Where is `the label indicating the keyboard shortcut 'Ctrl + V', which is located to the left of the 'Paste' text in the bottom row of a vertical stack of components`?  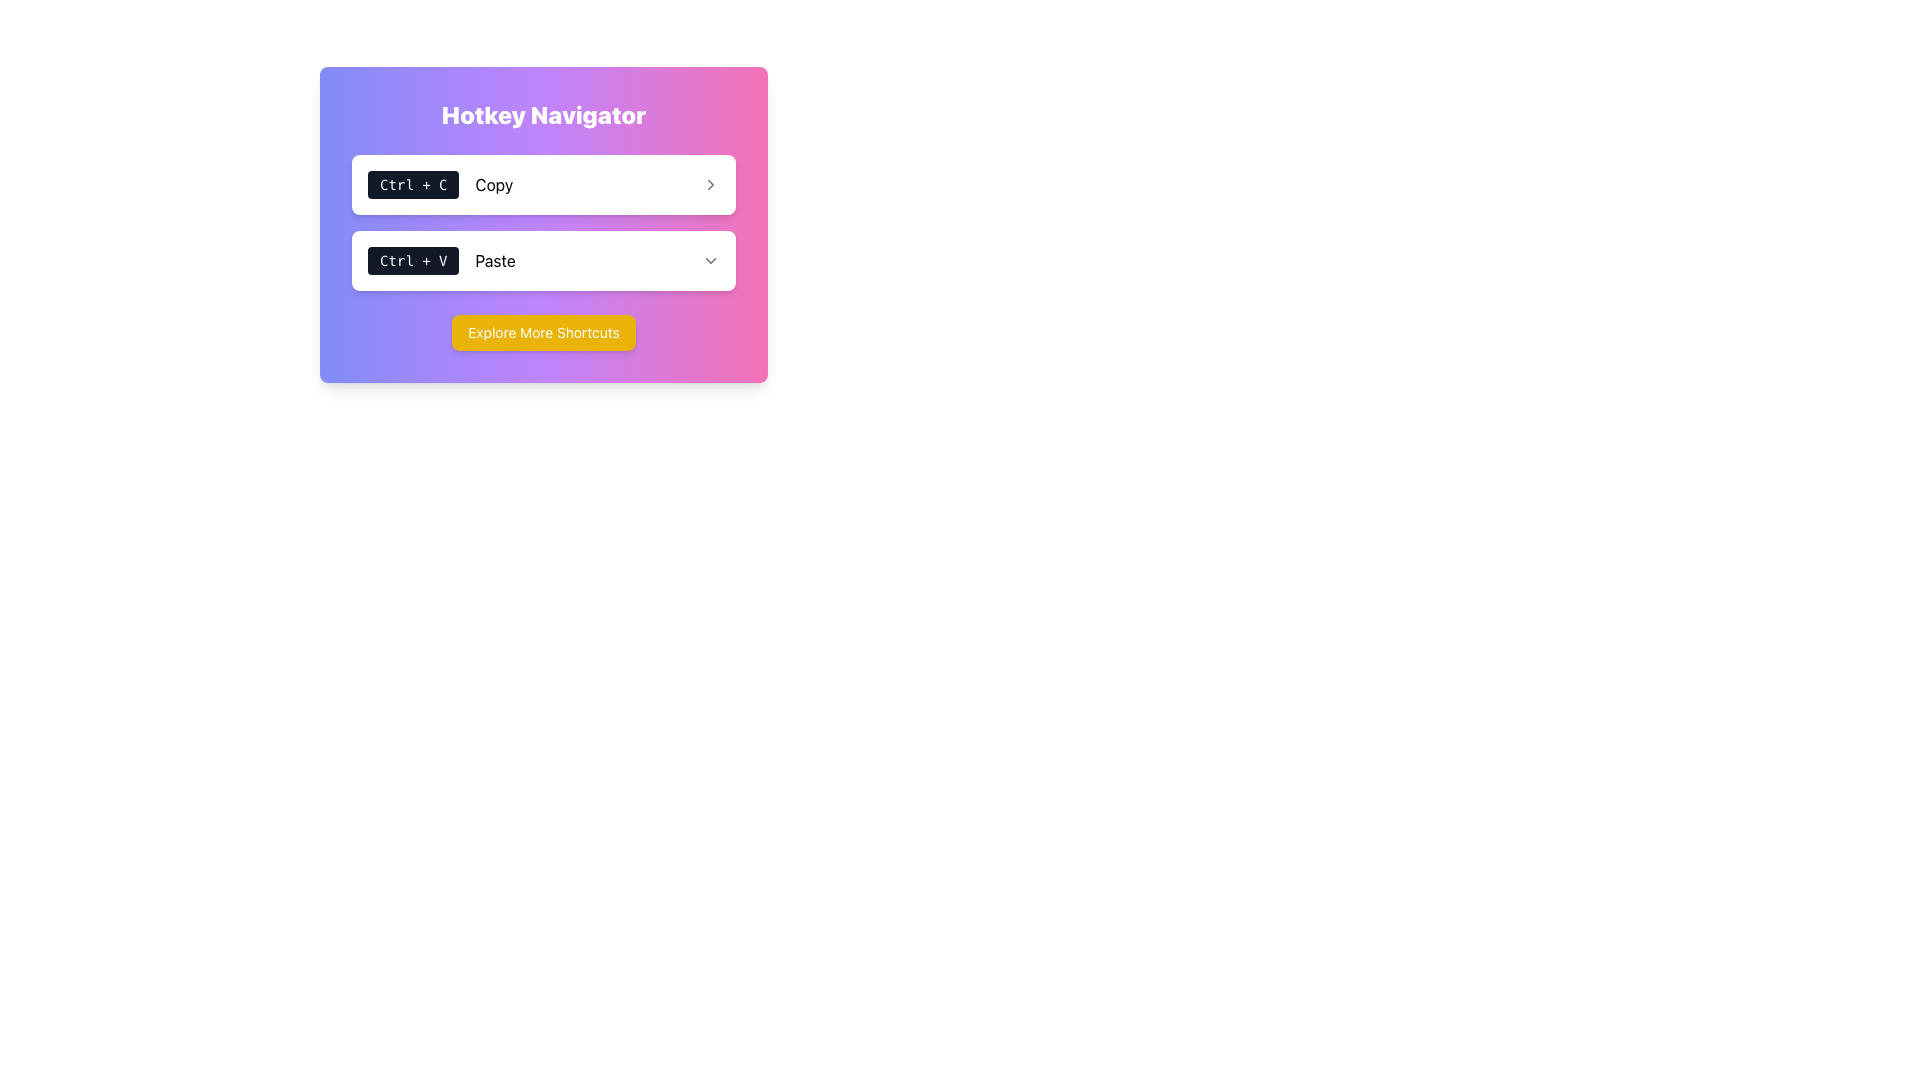 the label indicating the keyboard shortcut 'Ctrl + V', which is located to the left of the 'Paste' text in the bottom row of a vertical stack of components is located at coordinates (412, 260).